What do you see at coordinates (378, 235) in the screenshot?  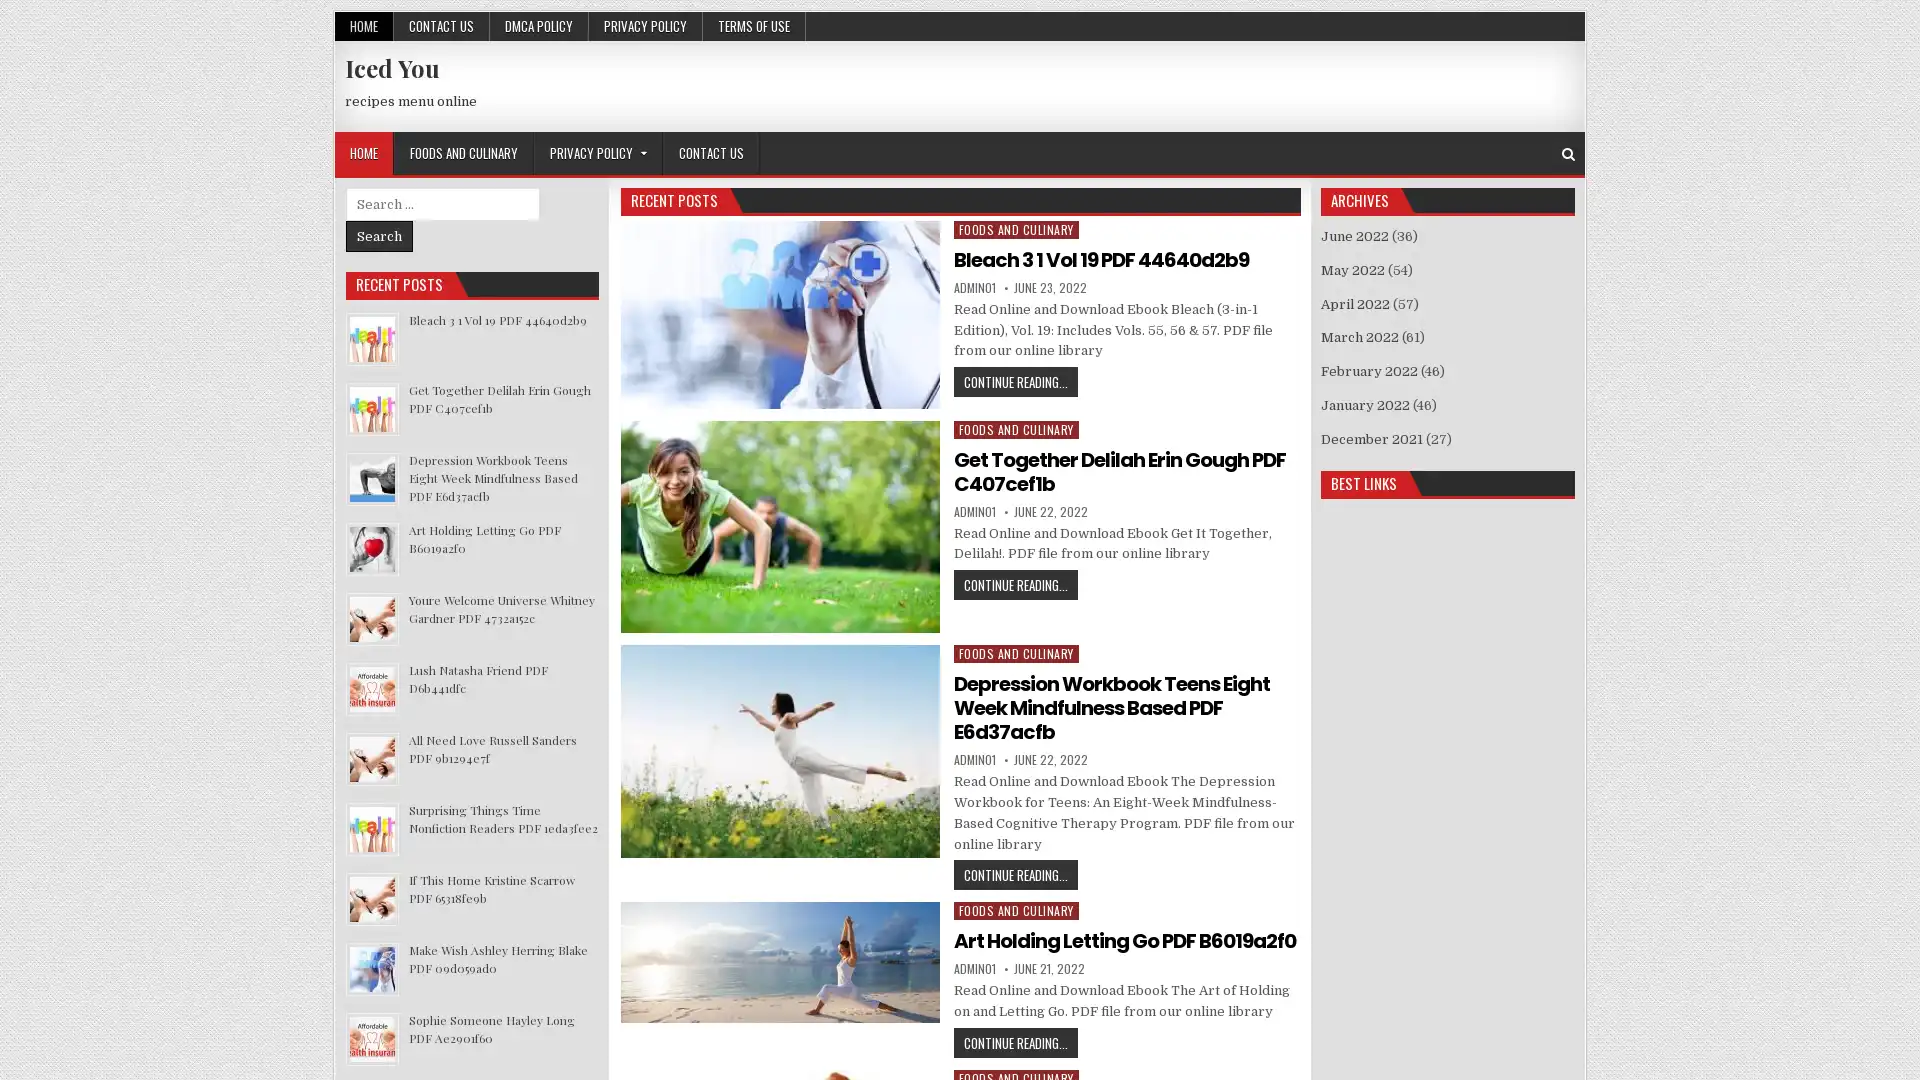 I see `Search` at bounding box center [378, 235].